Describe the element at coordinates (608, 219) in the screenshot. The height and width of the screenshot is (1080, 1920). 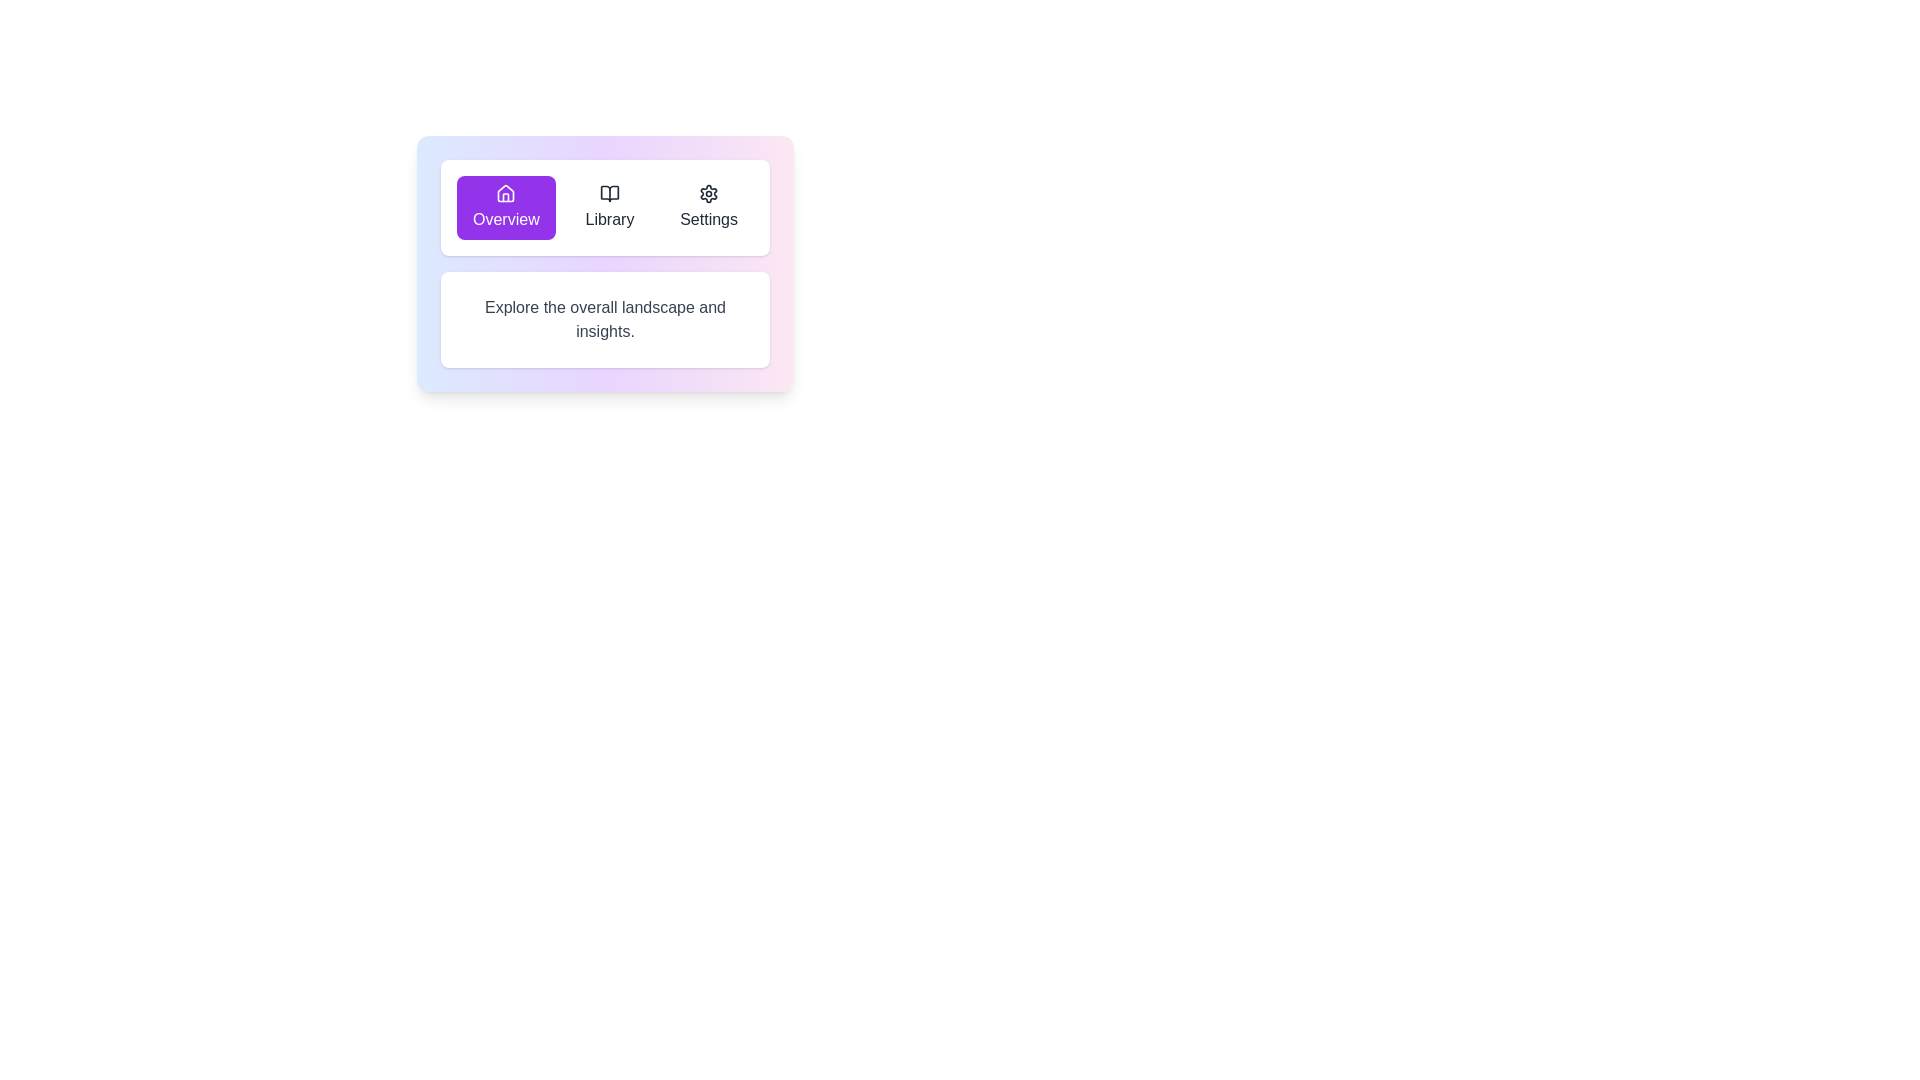
I see `the 'Library' text label which identifies the corresponding navigation option between 'Overview' and 'Settings'` at that location.